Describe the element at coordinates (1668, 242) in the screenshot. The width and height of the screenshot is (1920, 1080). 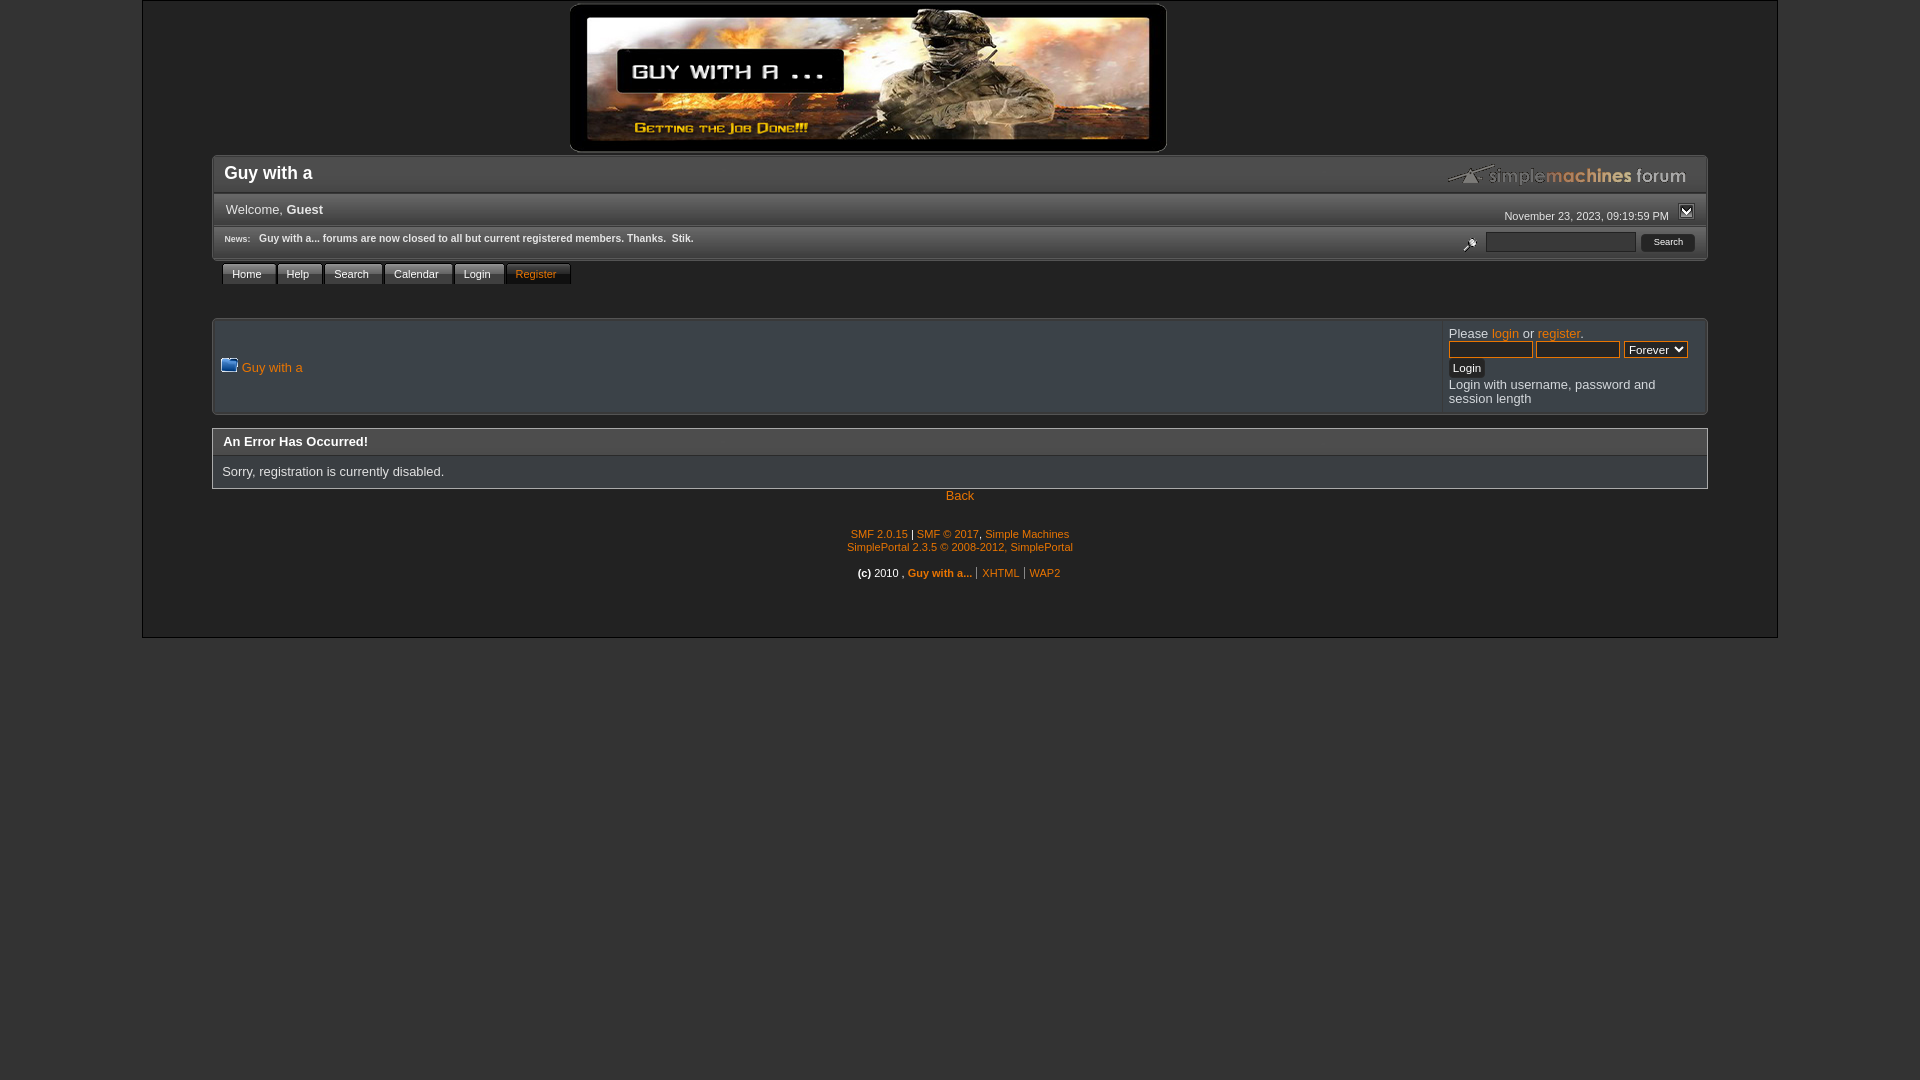
I see `'Search'` at that location.